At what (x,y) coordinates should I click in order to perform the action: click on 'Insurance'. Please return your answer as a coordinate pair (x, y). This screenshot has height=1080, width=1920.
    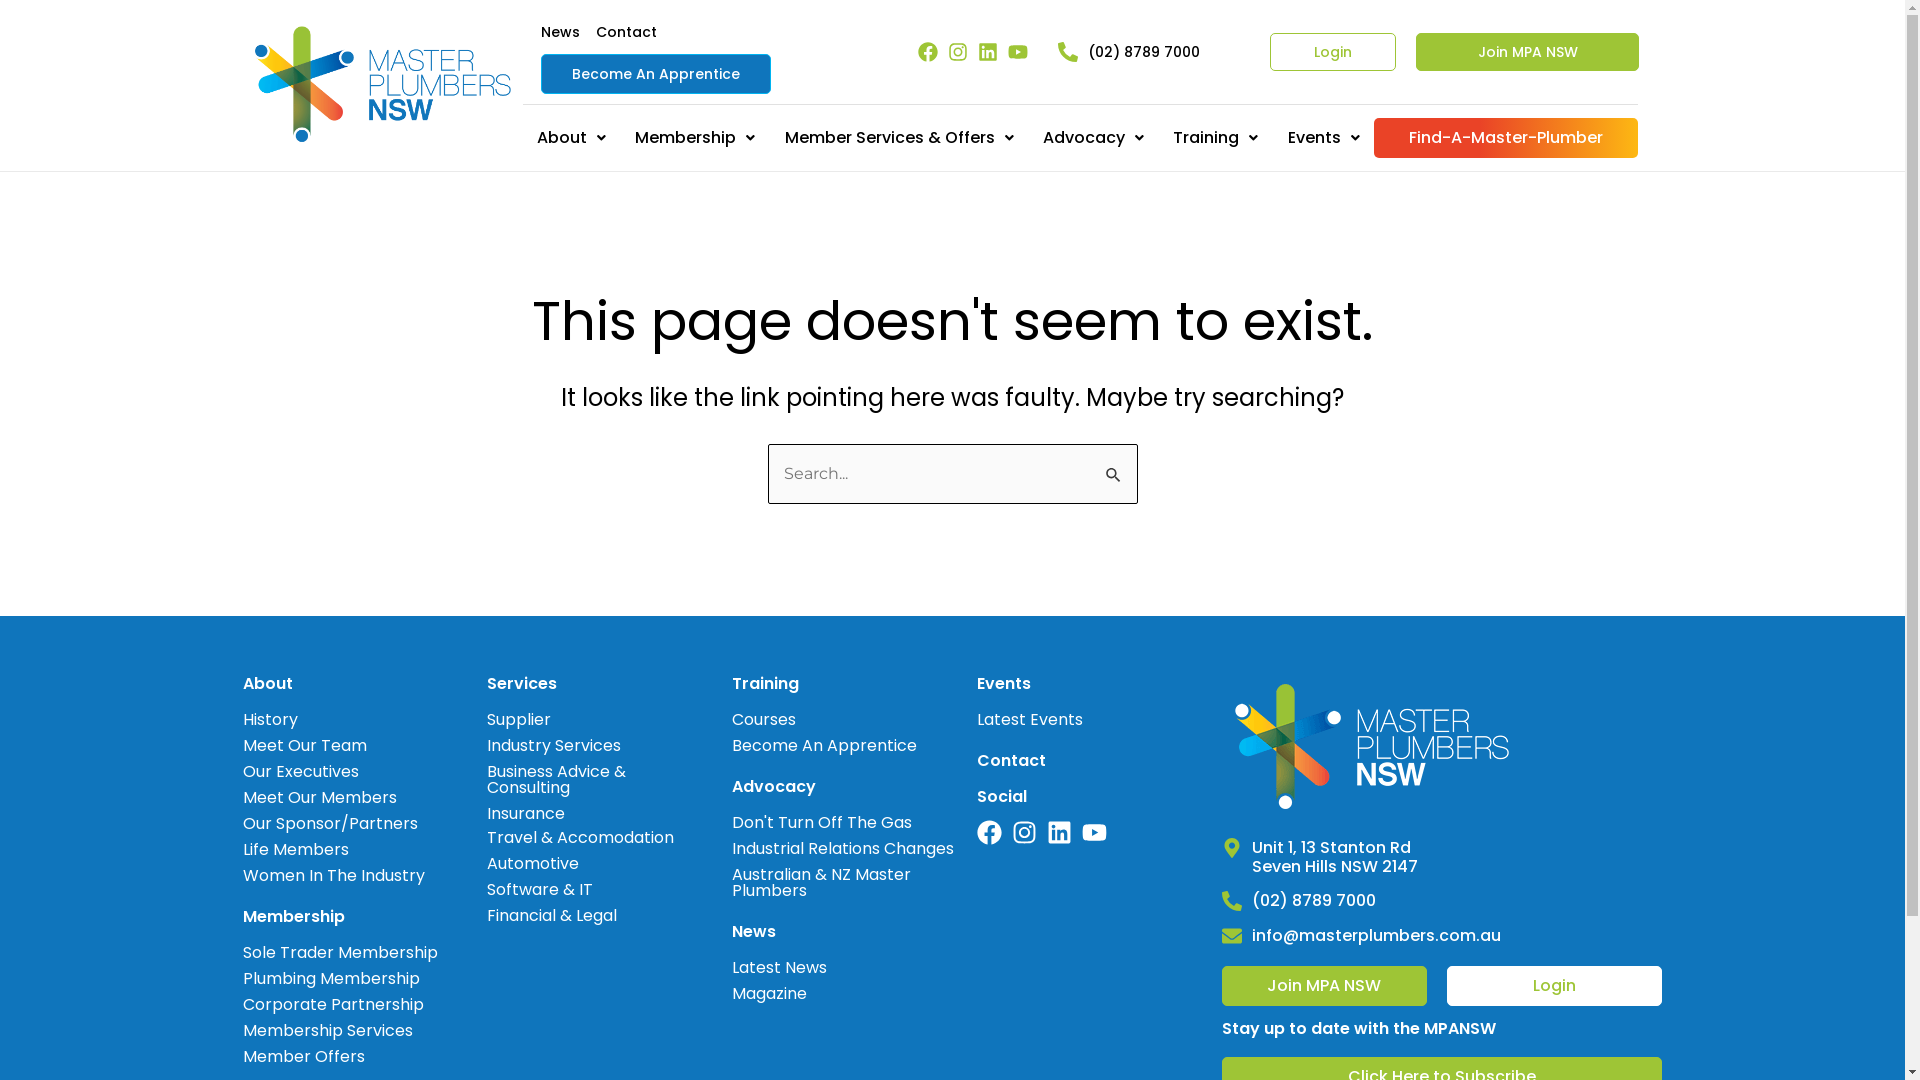
    Looking at the image, I should click on (598, 813).